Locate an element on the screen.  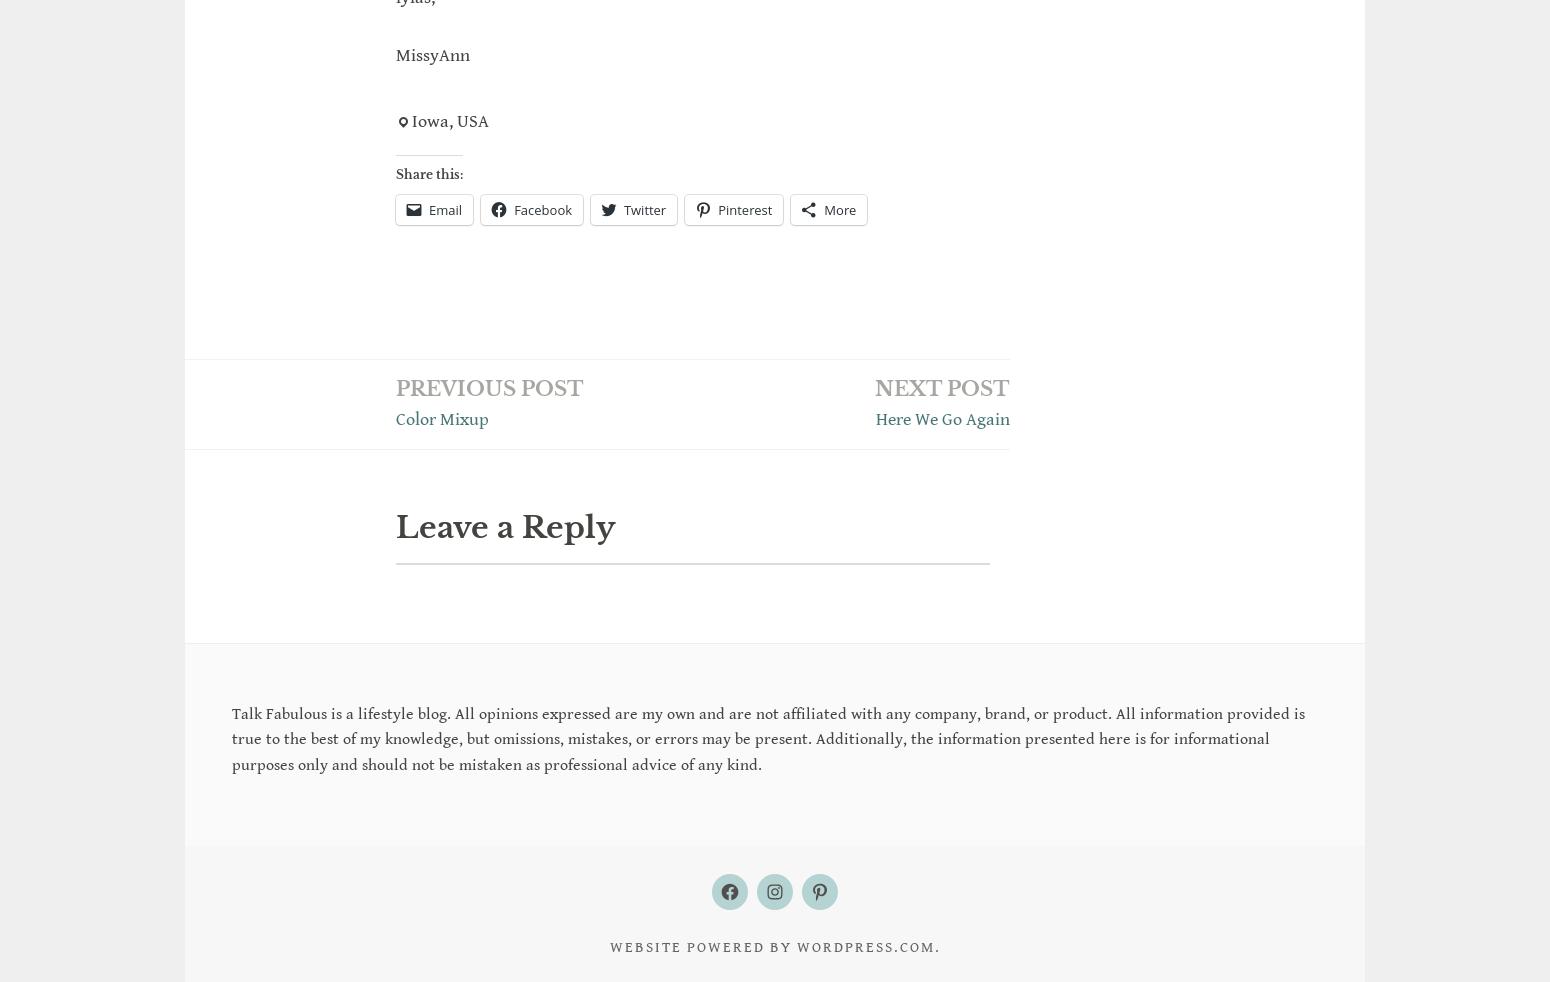
'Here We Go Again' is located at coordinates (942, 418).